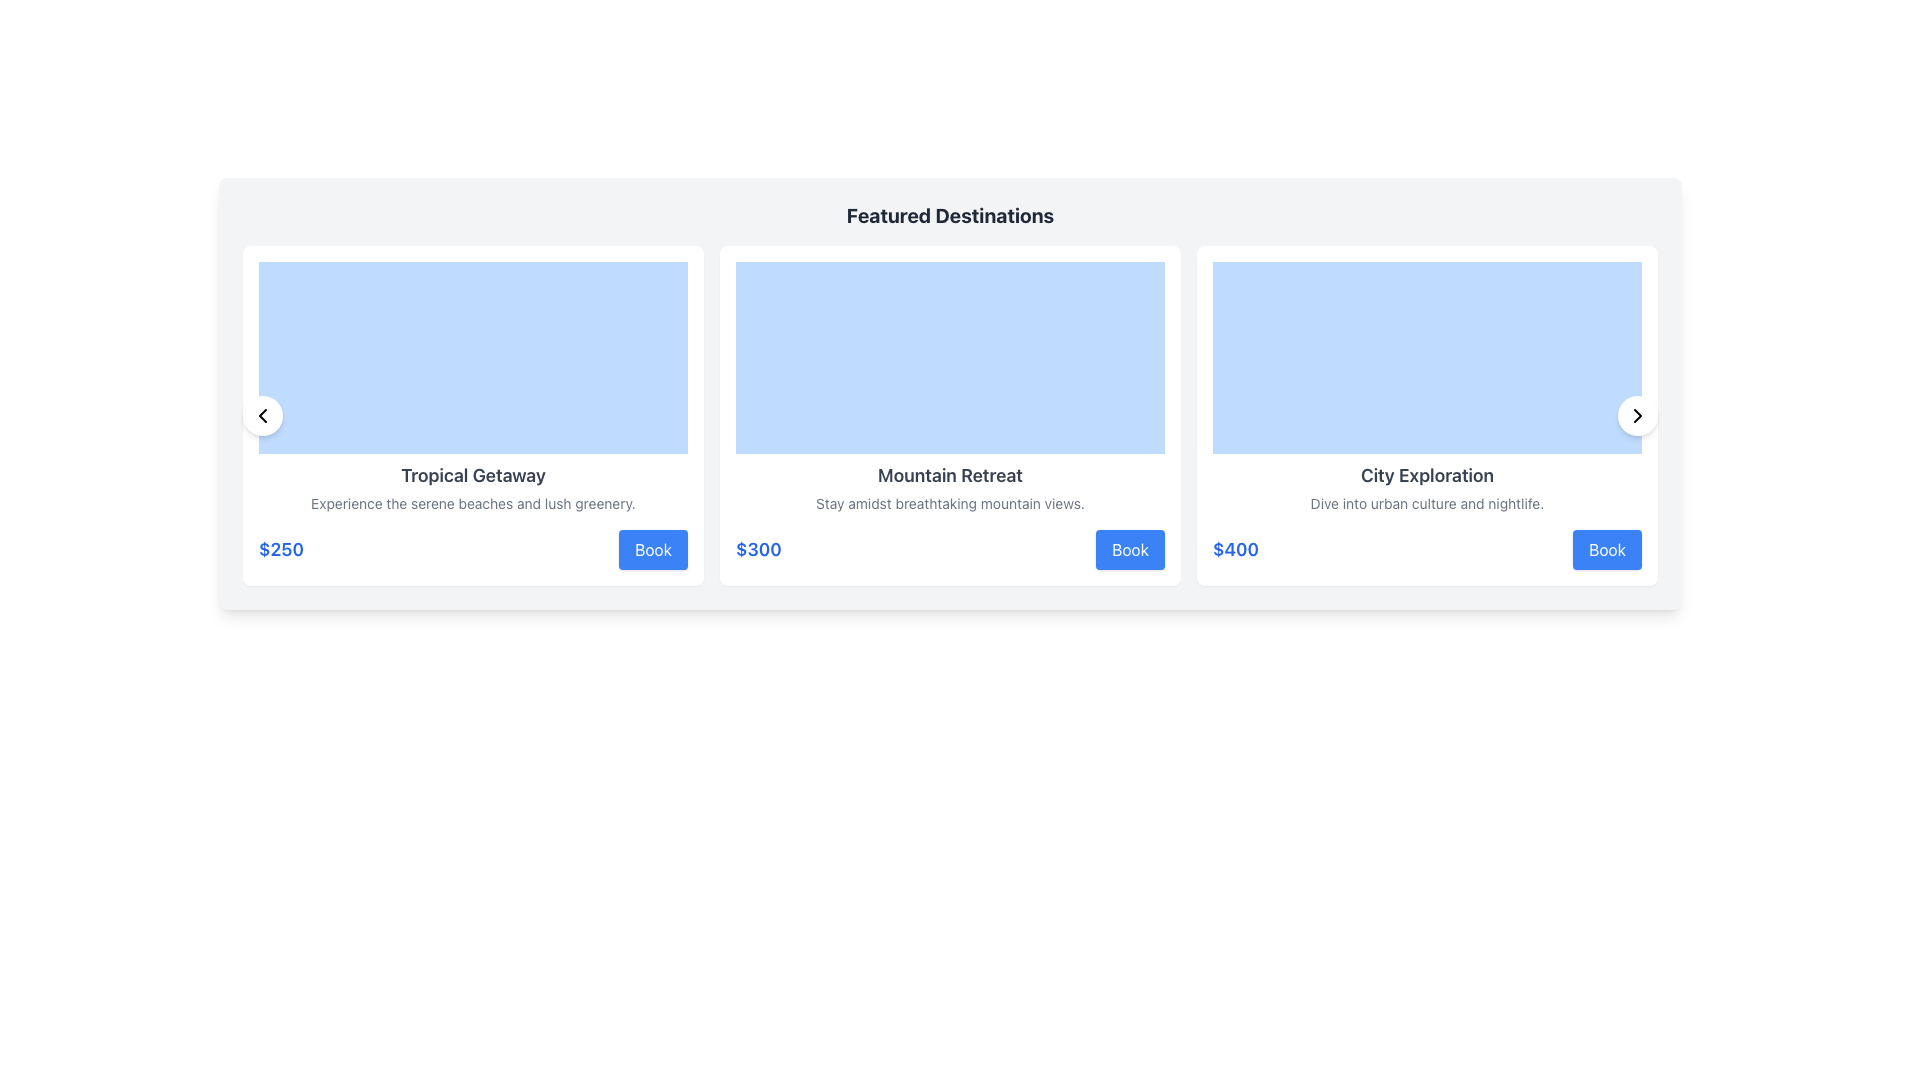 This screenshot has height=1080, width=1920. Describe the element at coordinates (1130, 550) in the screenshot. I see `the 'Book Mountain Retreat' button located at the bottom-right corner of the 'Mountain Retreat' card` at that location.